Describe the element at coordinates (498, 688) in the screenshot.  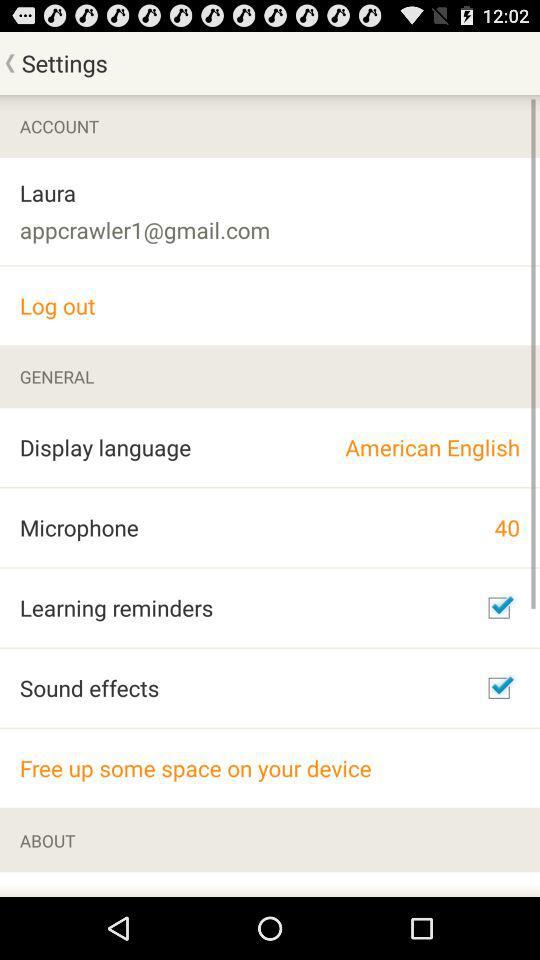
I see `check uncheck box` at that location.